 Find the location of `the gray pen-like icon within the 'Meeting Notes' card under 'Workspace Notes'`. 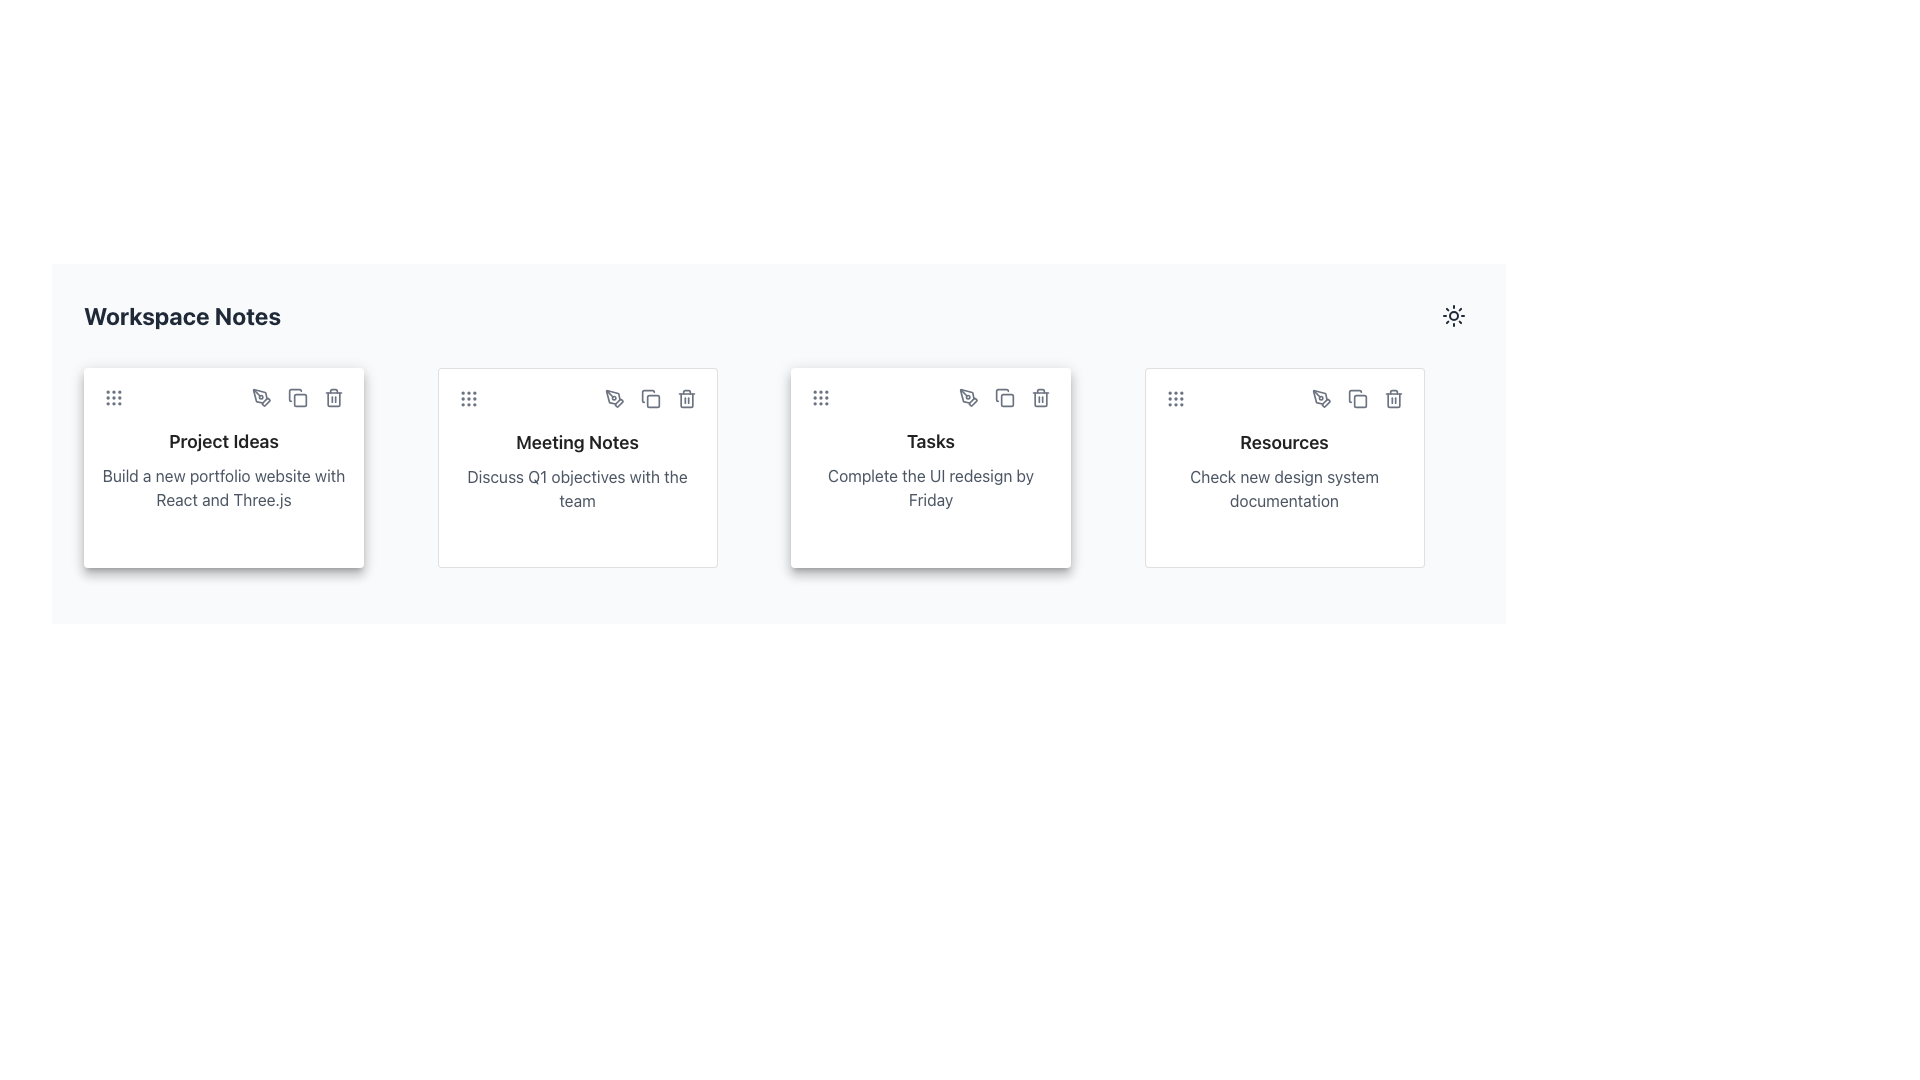

the gray pen-like icon within the 'Meeting Notes' card under 'Workspace Notes' is located at coordinates (613, 398).